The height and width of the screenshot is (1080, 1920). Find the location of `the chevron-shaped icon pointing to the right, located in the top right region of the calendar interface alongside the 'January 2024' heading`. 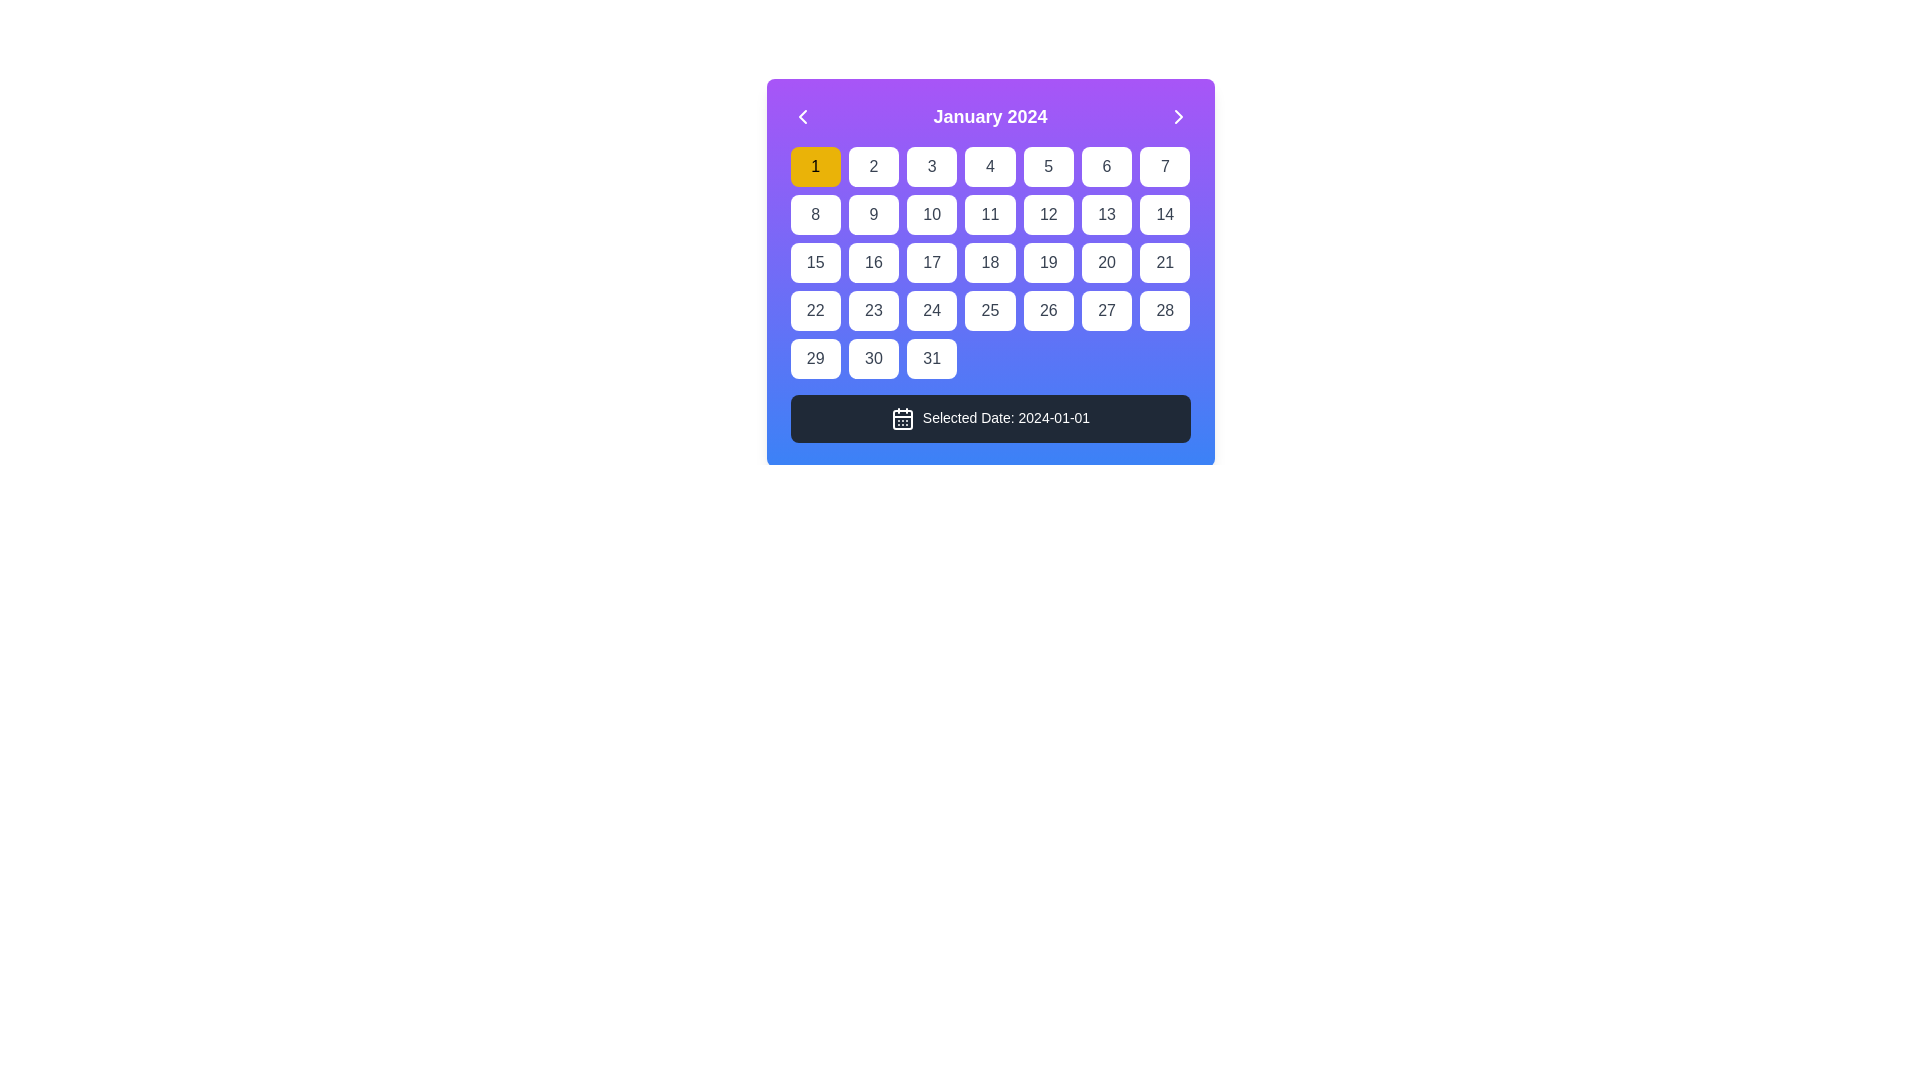

the chevron-shaped icon pointing to the right, located in the top right region of the calendar interface alongside the 'January 2024' heading is located at coordinates (1178, 116).